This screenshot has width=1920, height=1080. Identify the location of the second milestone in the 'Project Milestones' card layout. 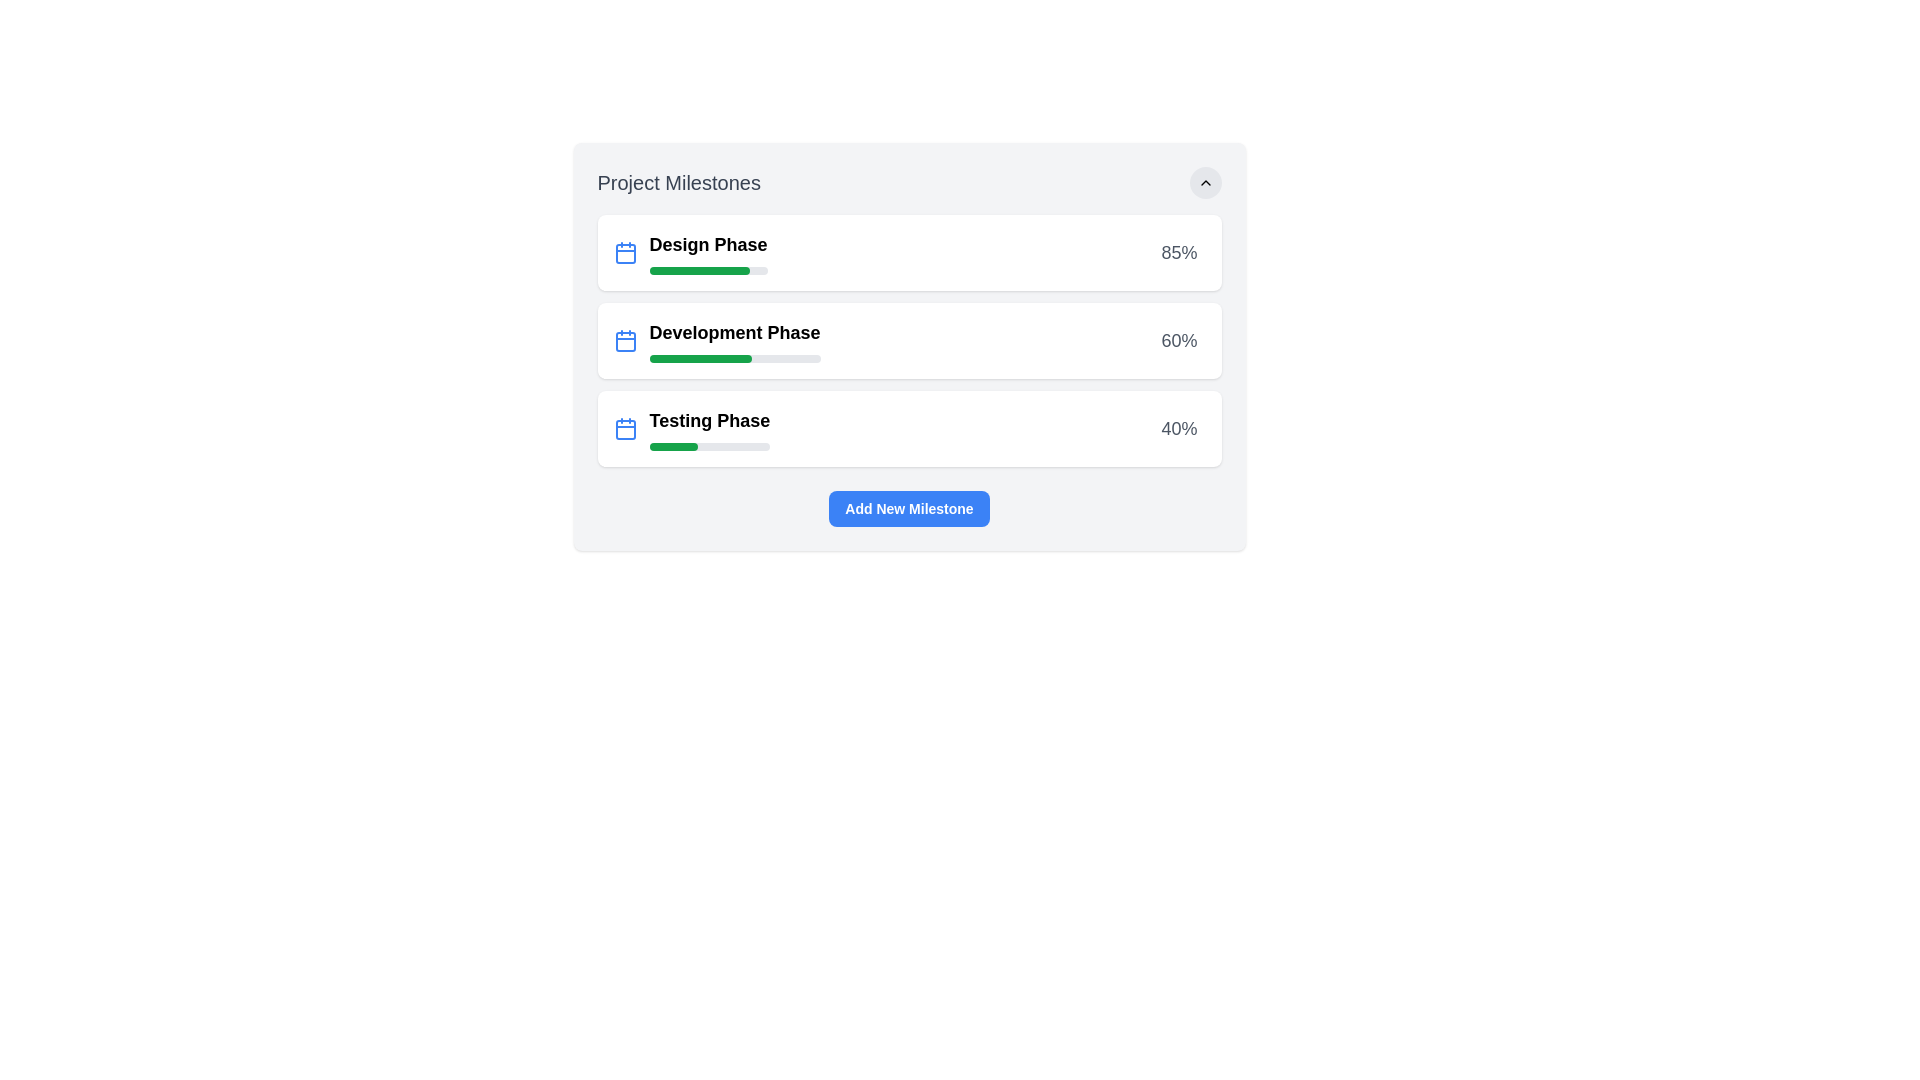
(733, 339).